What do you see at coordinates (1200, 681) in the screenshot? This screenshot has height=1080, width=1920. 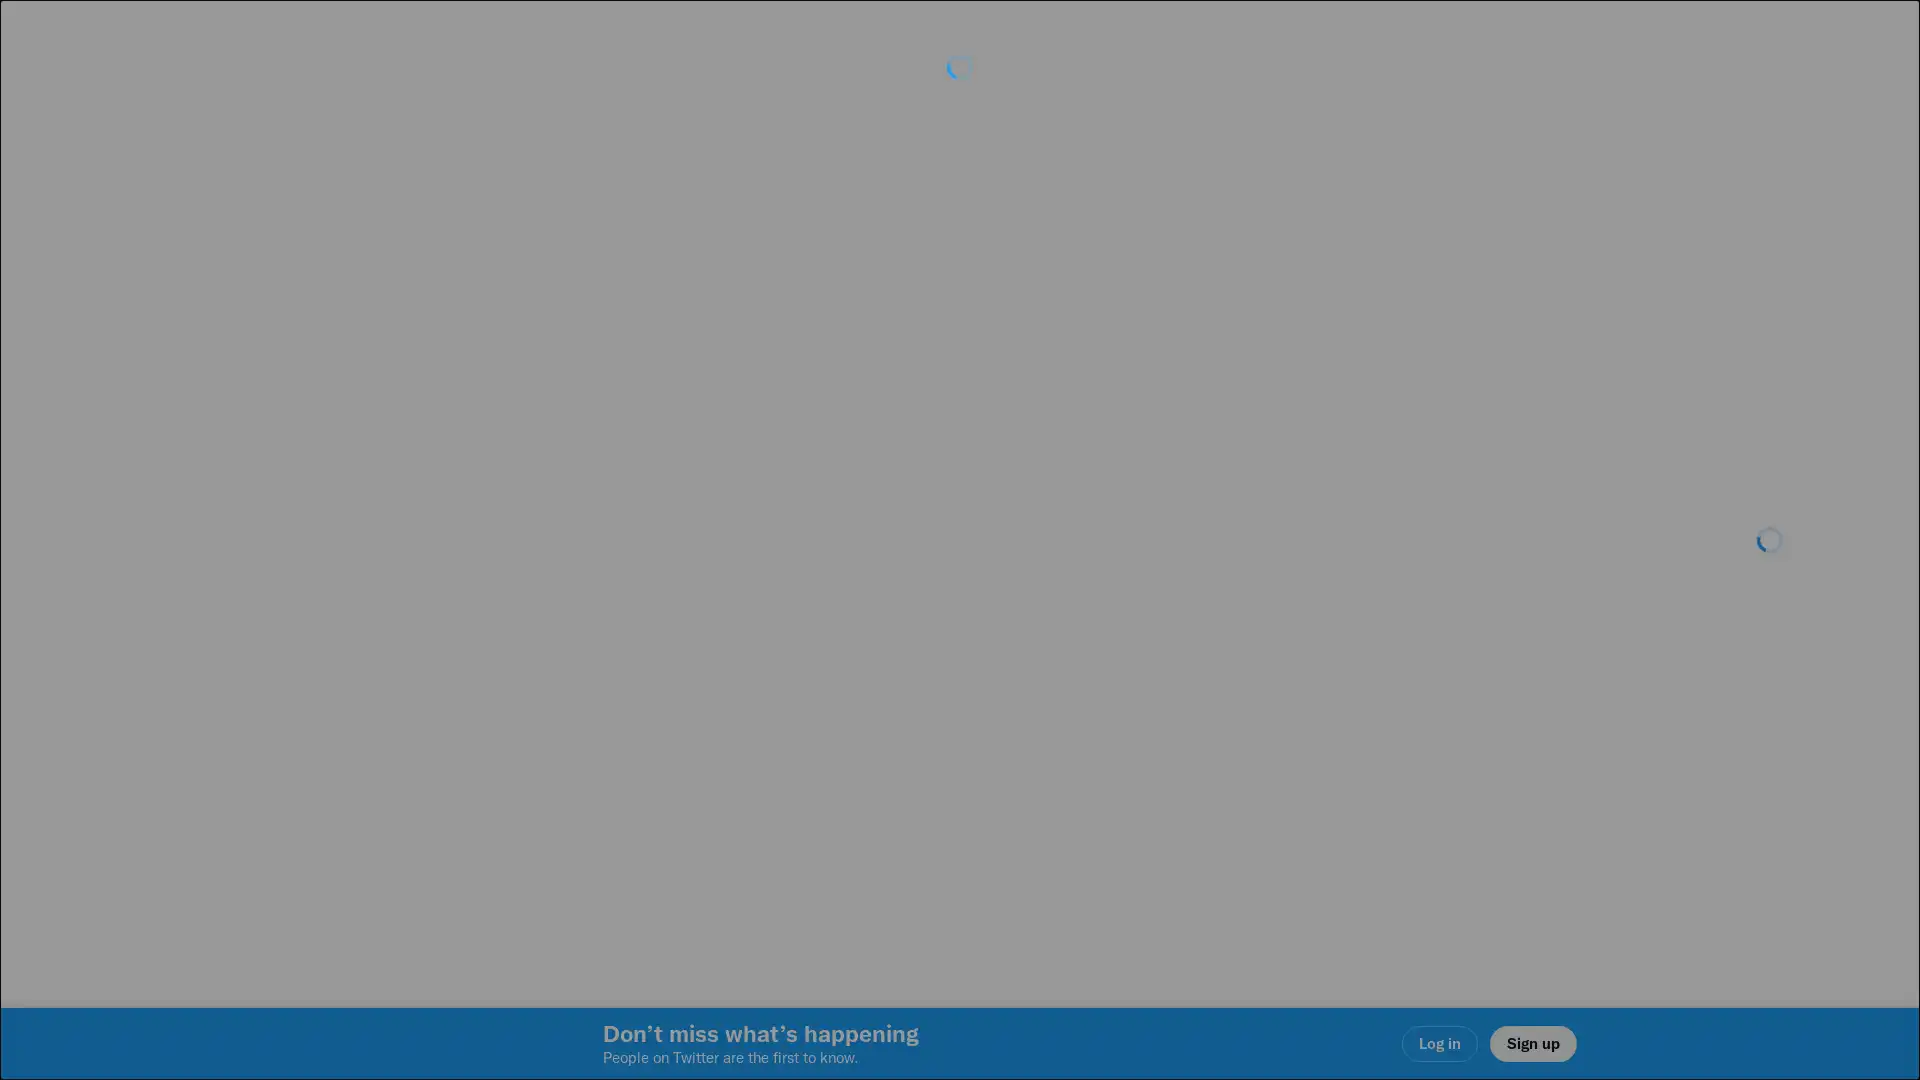 I see `Log in` at bounding box center [1200, 681].